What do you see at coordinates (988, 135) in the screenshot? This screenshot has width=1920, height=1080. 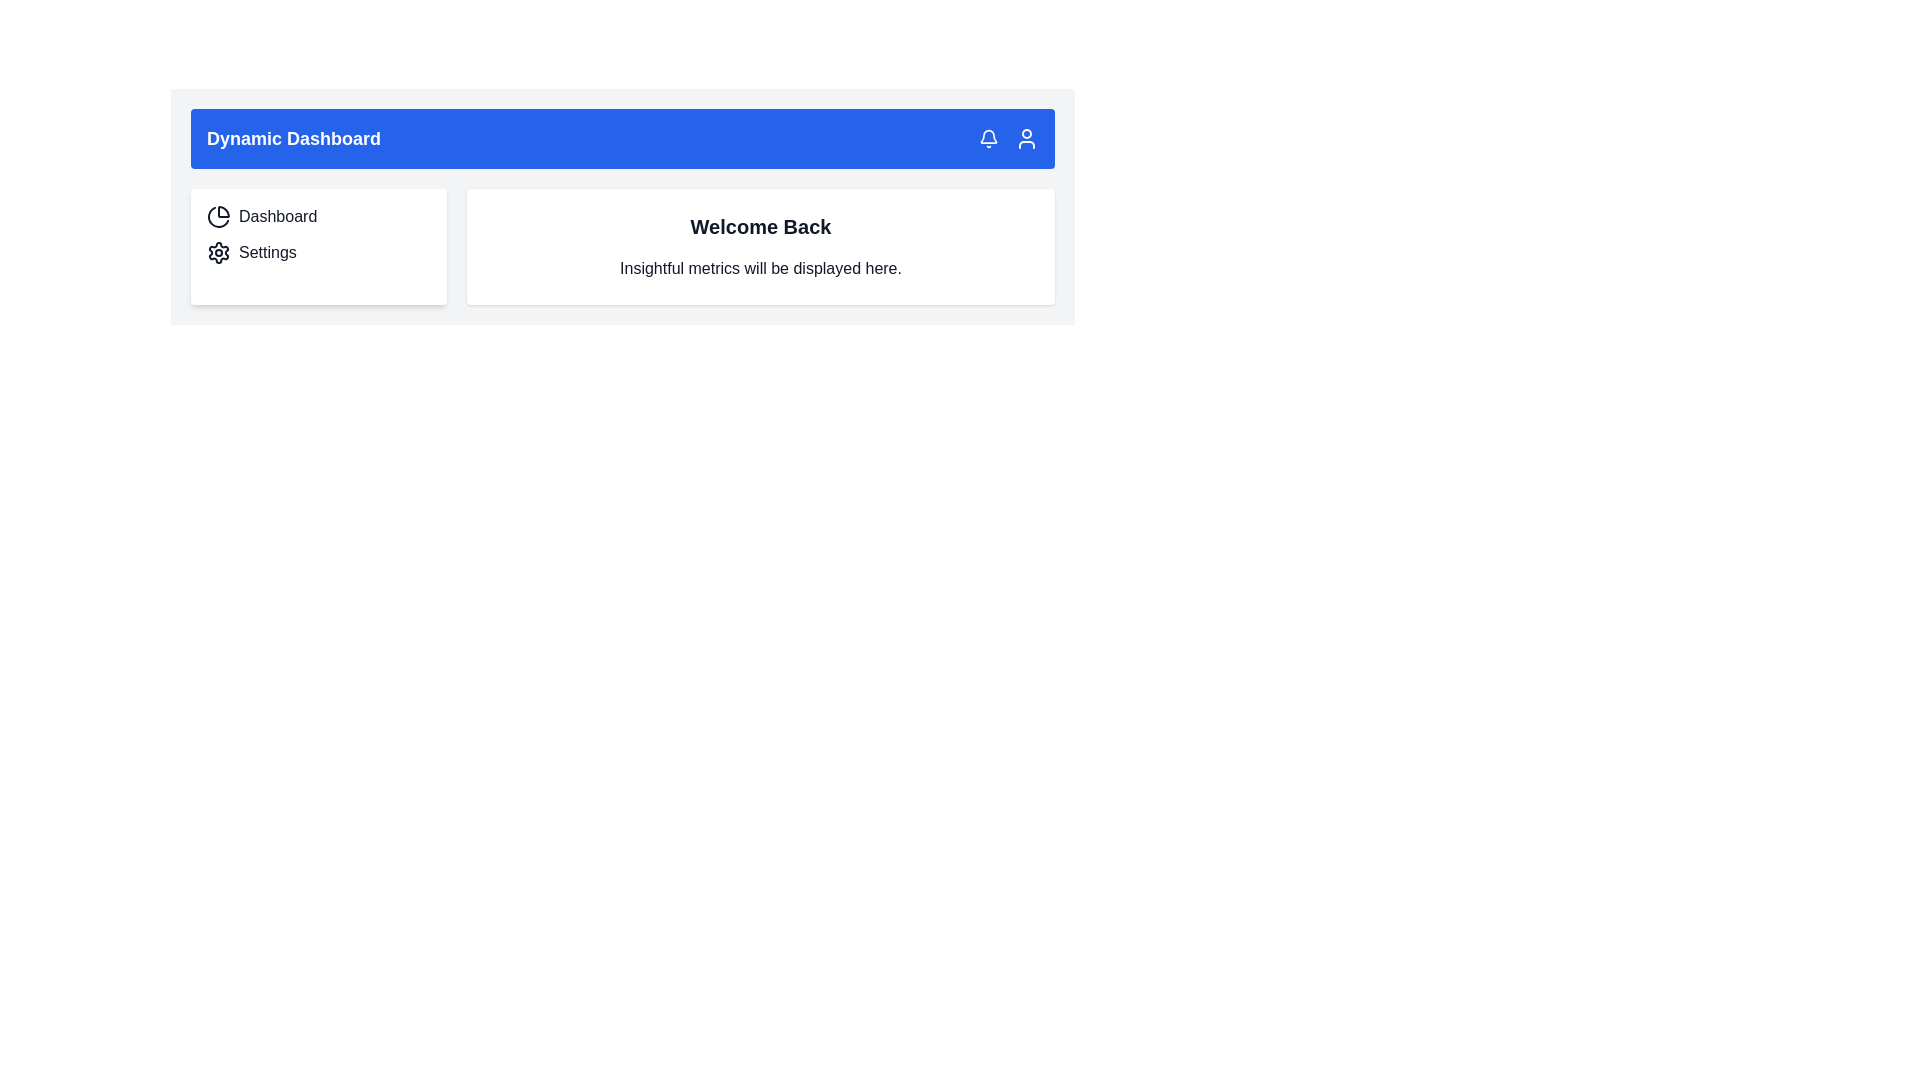 I see `the upper section of the bell icon in the top-right corner of the page, which is part of the notification feature` at bounding box center [988, 135].